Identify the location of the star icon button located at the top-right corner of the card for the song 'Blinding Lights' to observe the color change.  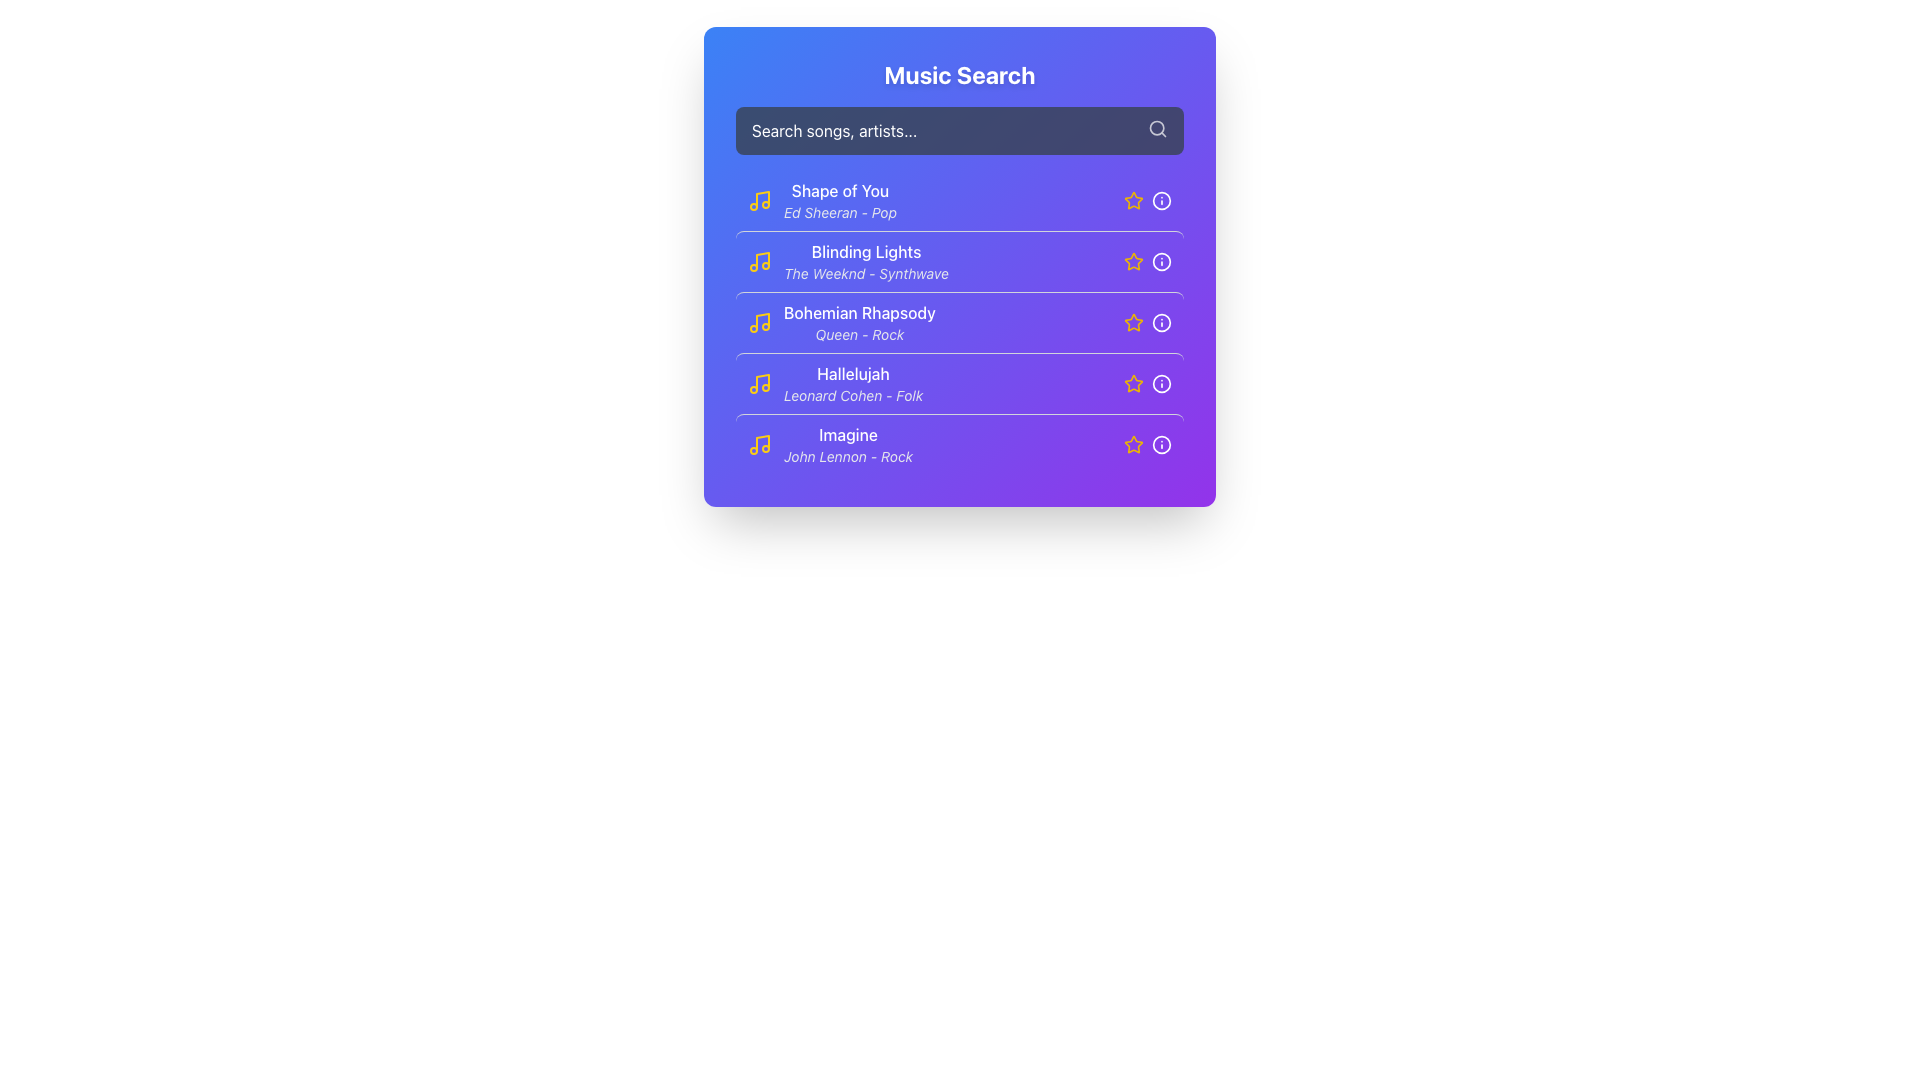
(1133, 260).